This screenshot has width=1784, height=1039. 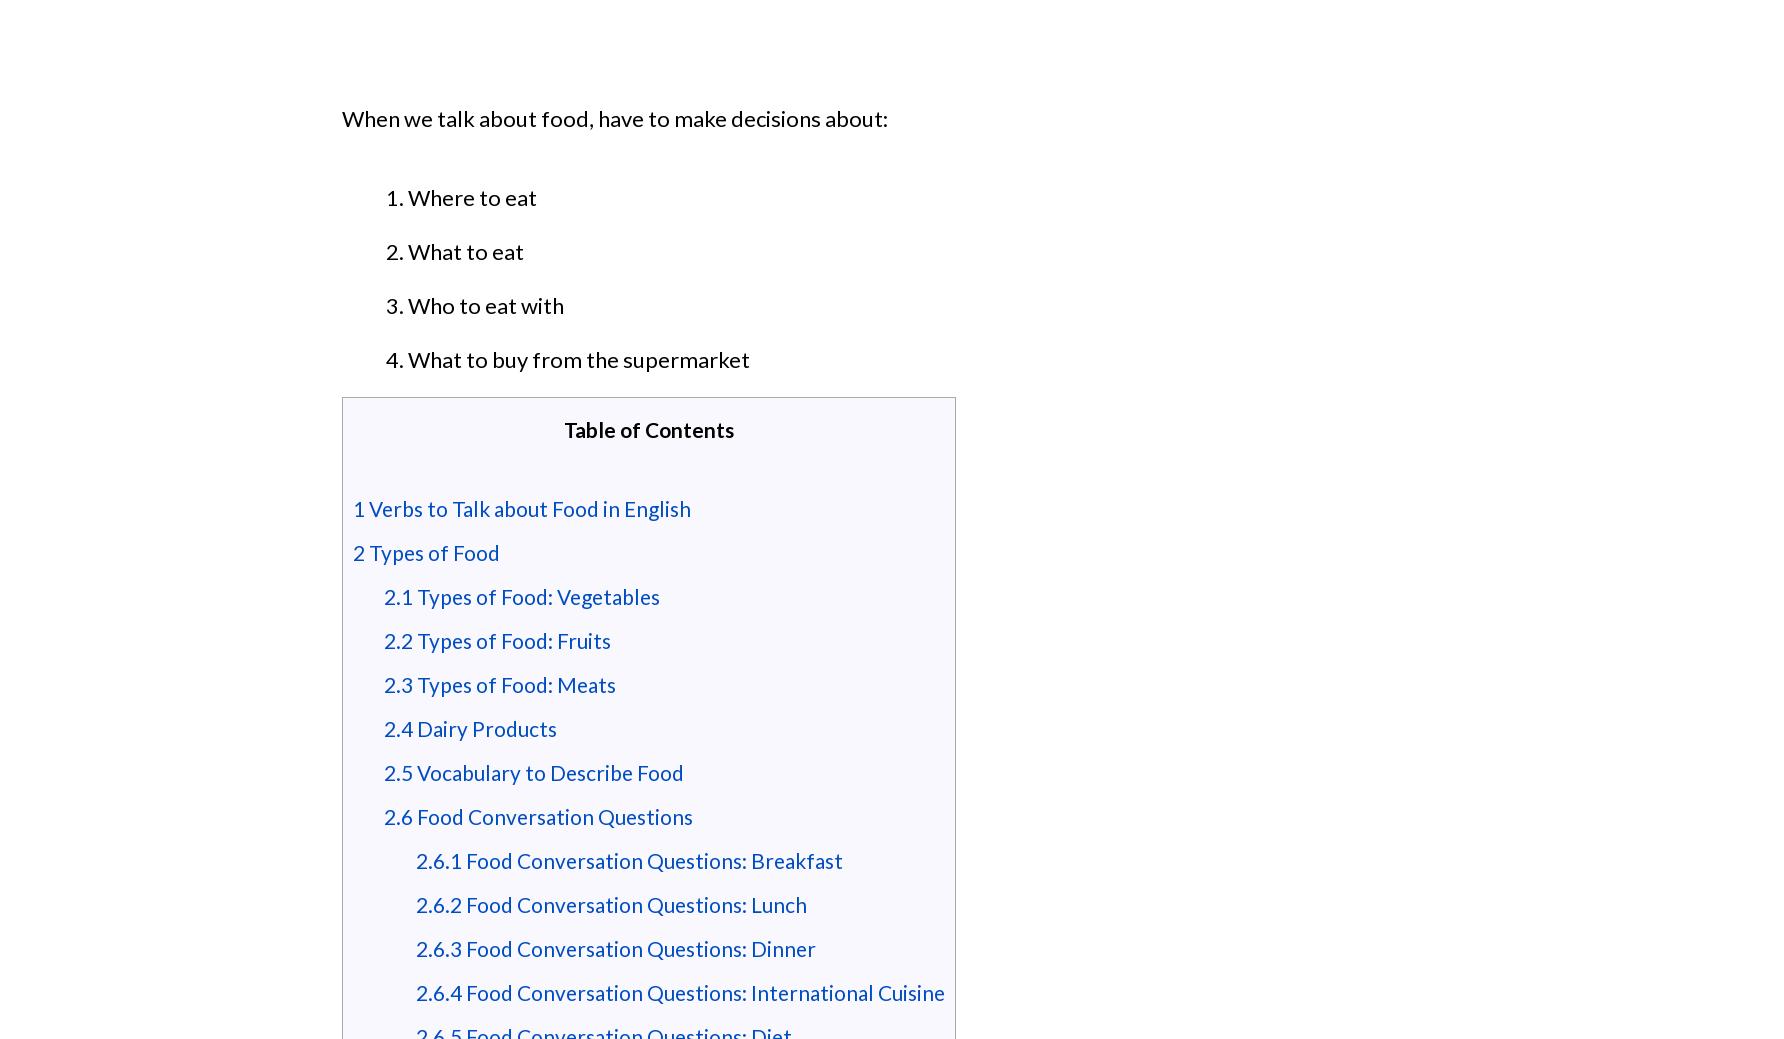 What do you see at coordinates (407, 305) in the screenshot?
I see `'Who to eat with'` at bounding box center [407, 305].